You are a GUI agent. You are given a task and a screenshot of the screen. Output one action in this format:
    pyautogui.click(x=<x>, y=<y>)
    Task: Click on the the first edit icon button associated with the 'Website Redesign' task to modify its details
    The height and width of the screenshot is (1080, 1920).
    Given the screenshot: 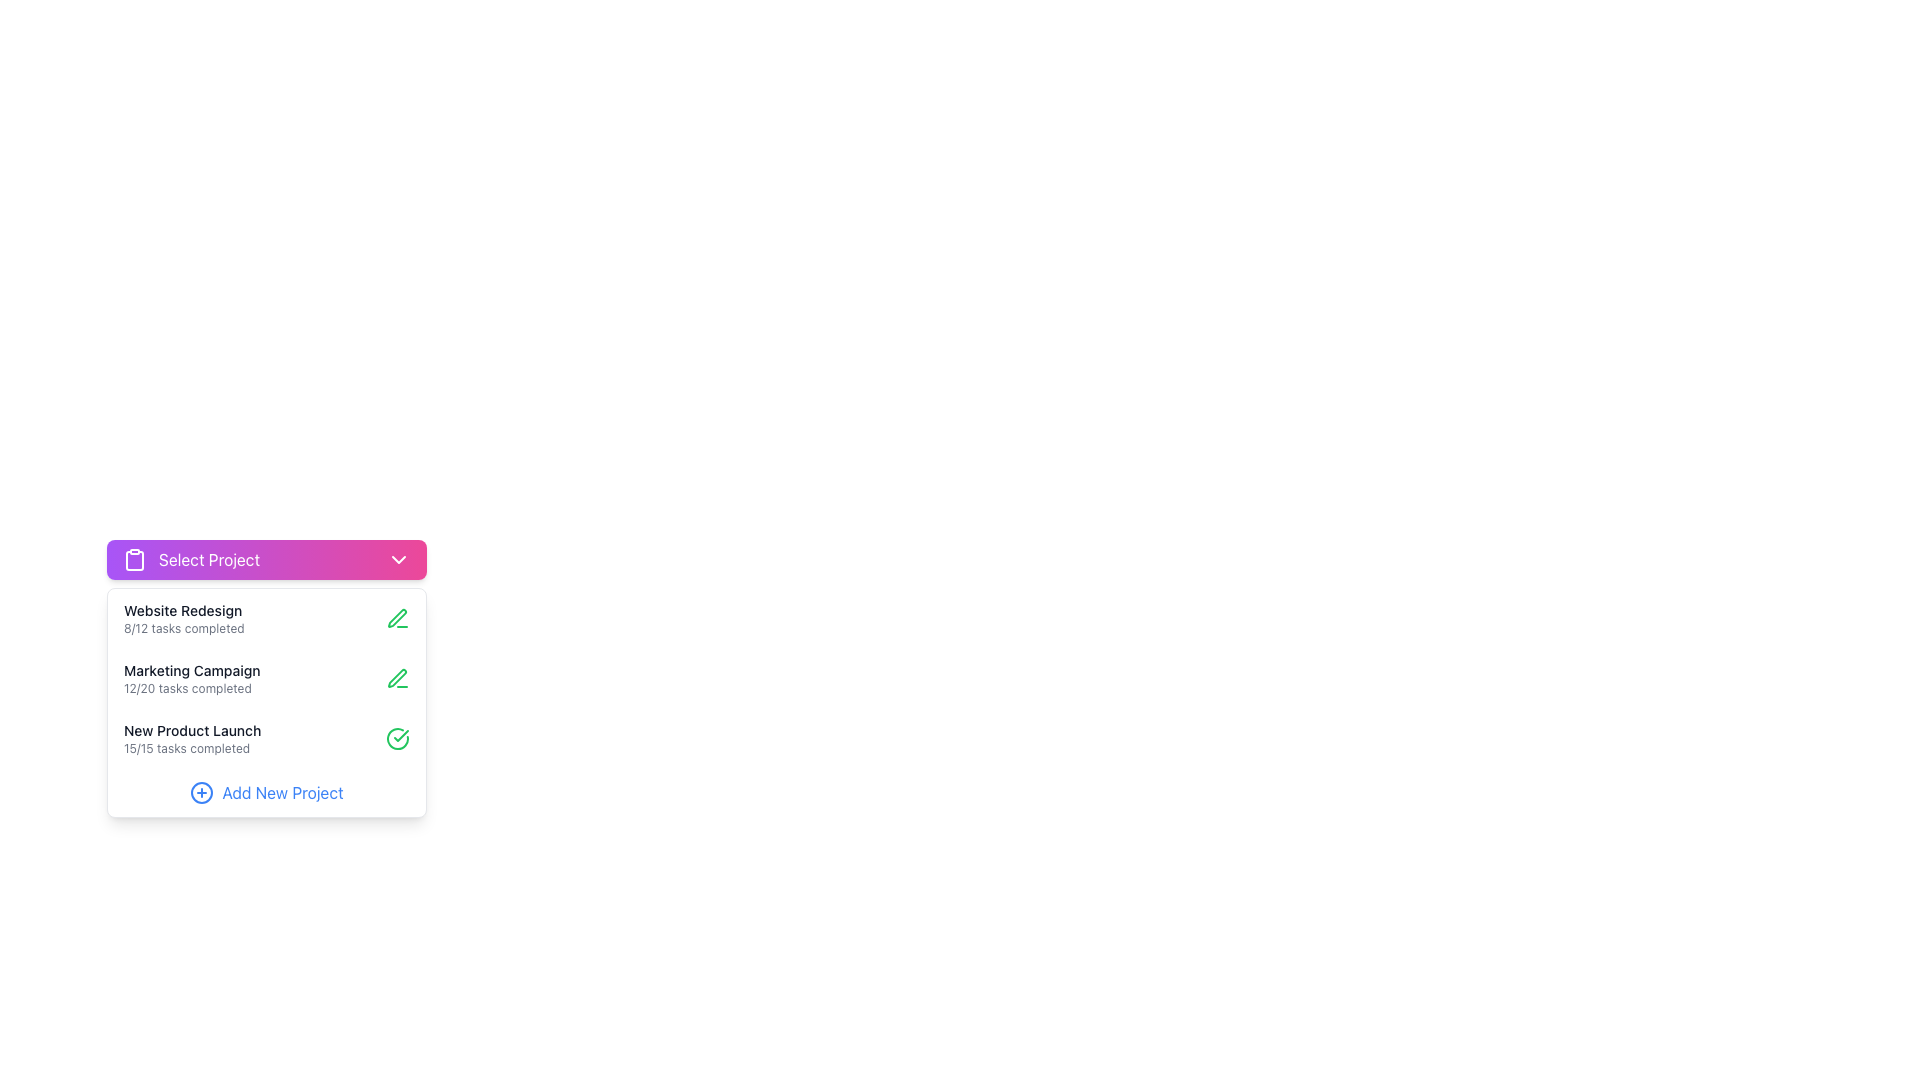 What is the action you would take?
    pyautogui.click(x=397, y=677)
    